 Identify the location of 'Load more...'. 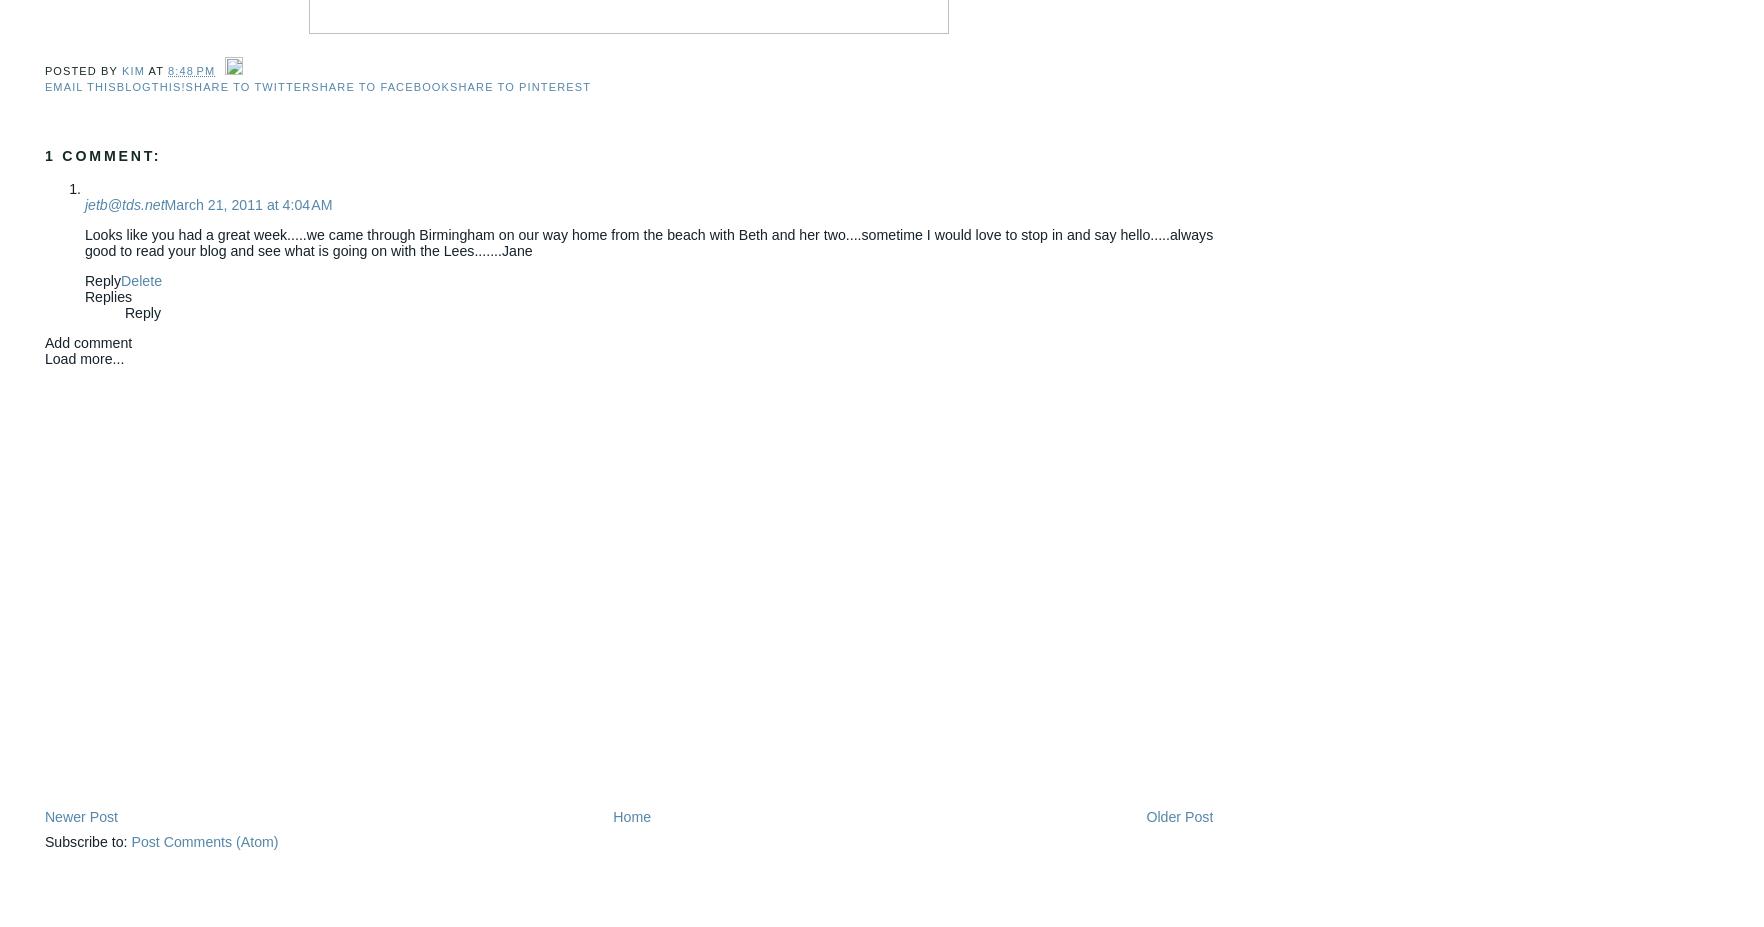
(83, 358).